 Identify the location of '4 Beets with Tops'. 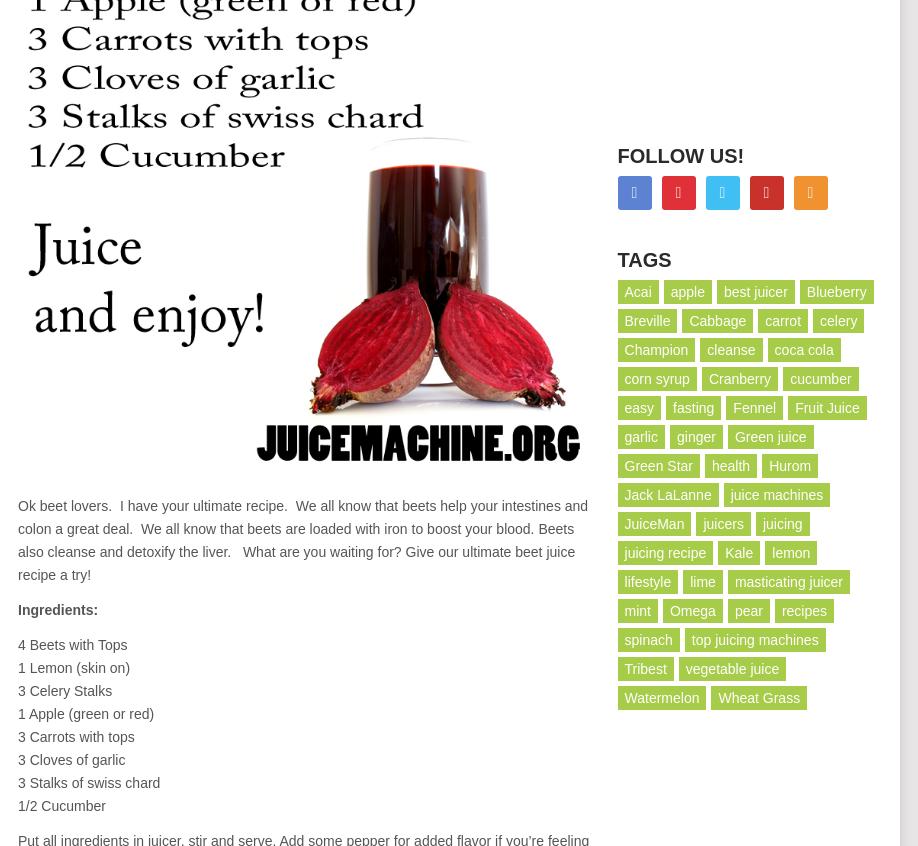
(72, 643).